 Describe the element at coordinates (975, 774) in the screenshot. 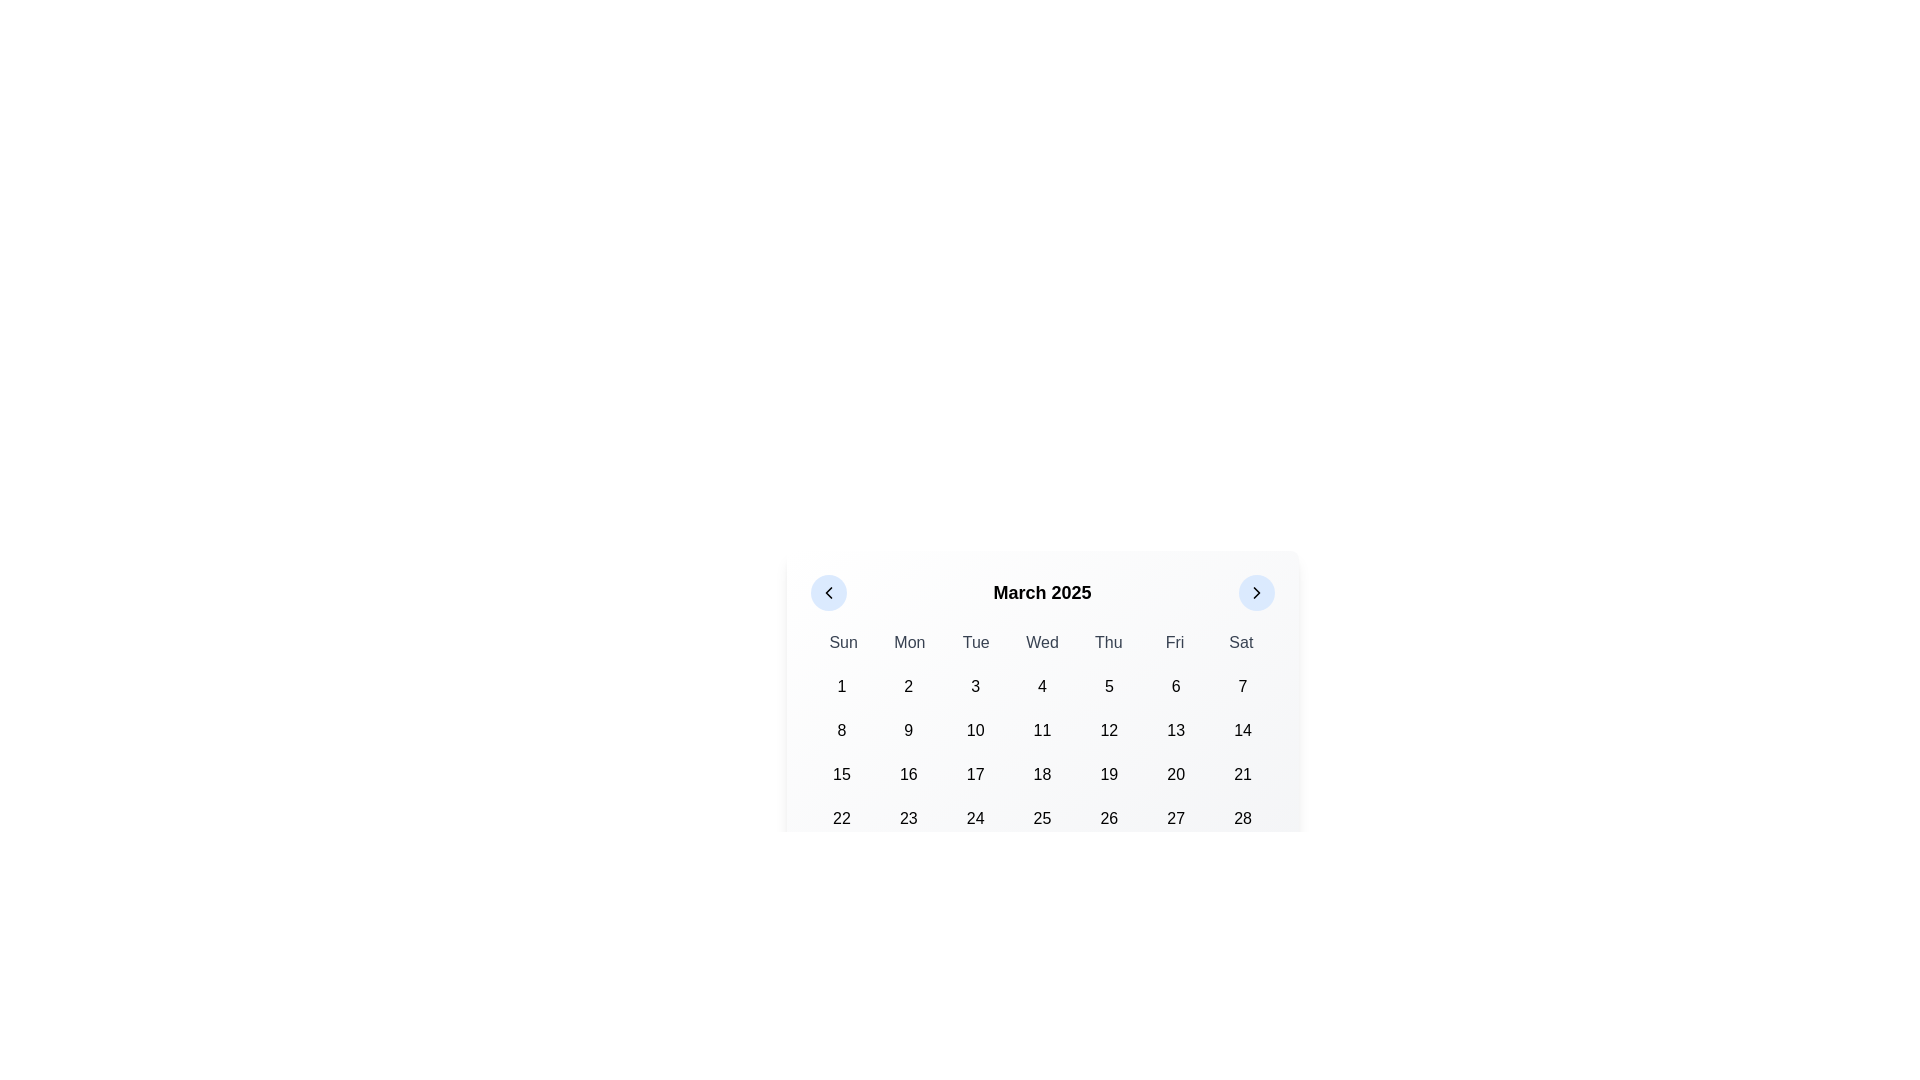

I see `the day selector button for the date '17' in the March 2025 calendar` at that location.